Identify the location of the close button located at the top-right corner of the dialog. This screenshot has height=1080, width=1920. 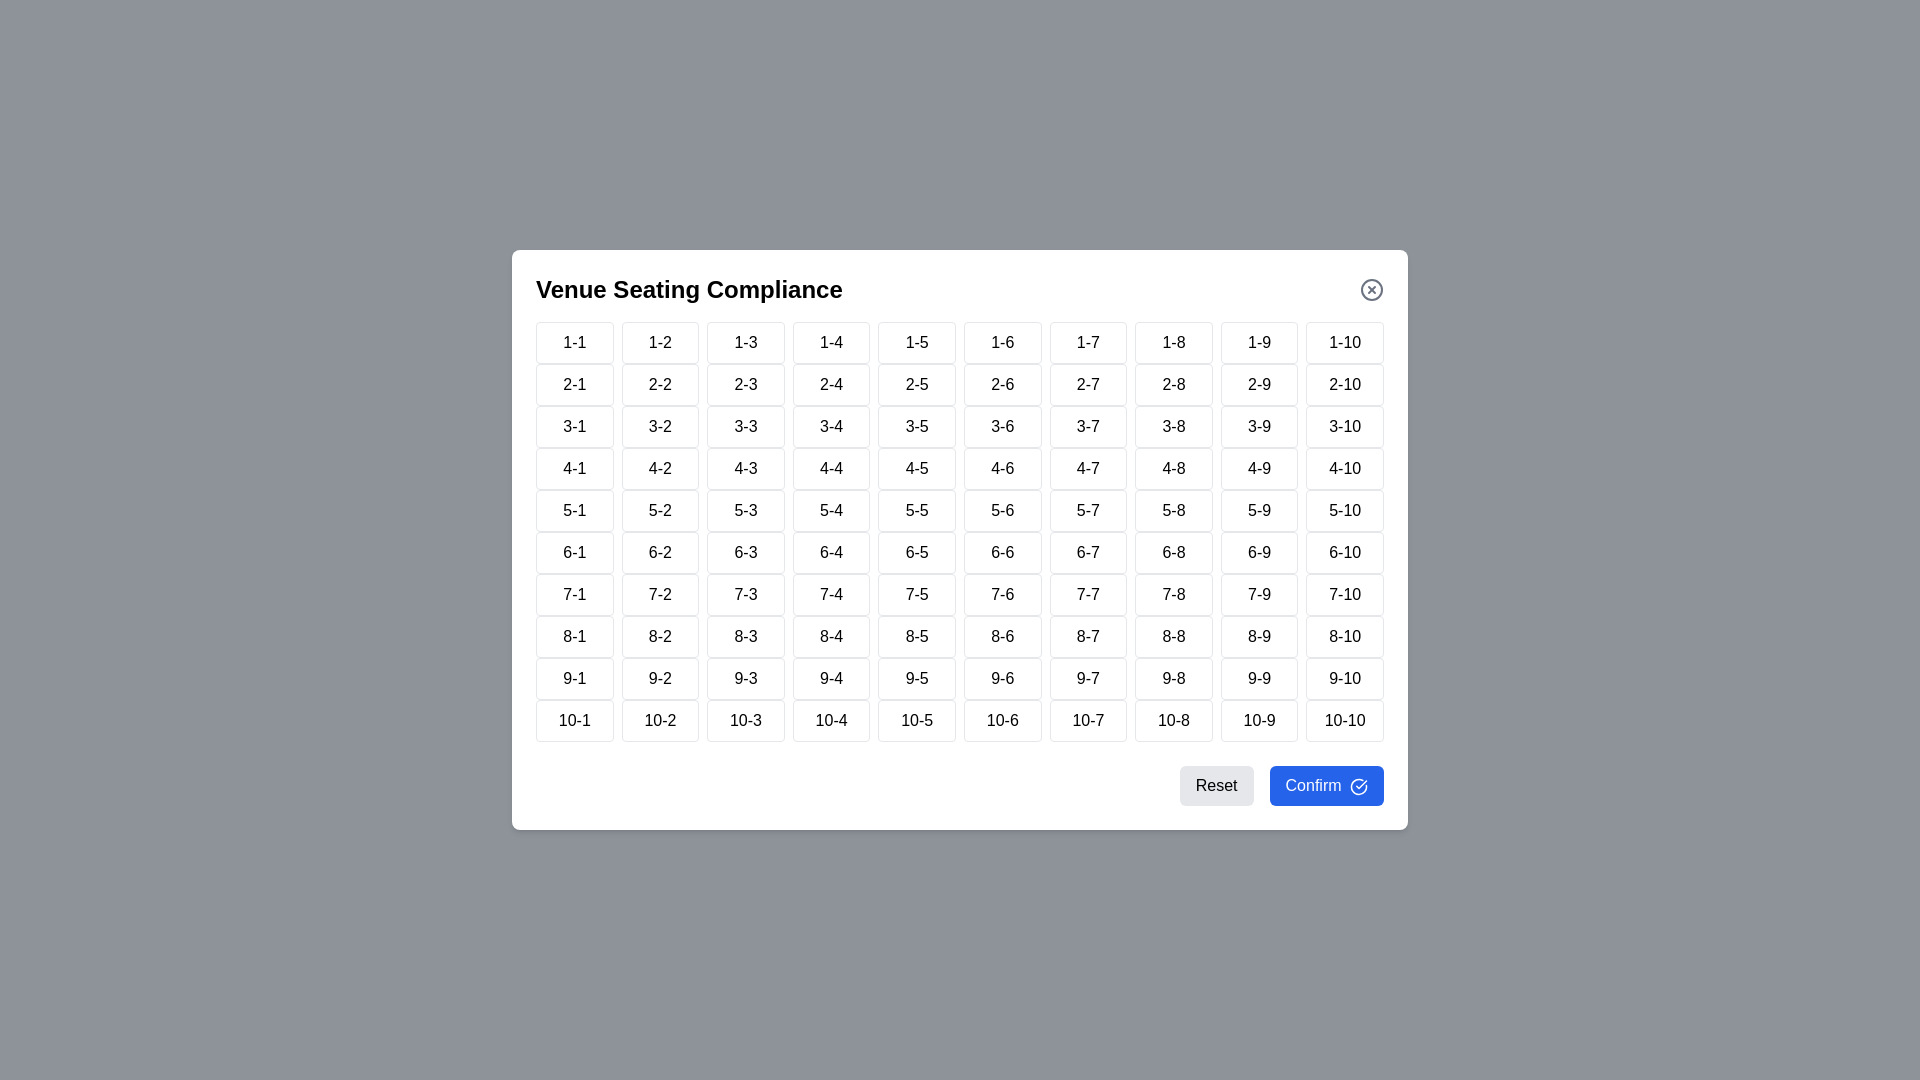
(1371, 289).